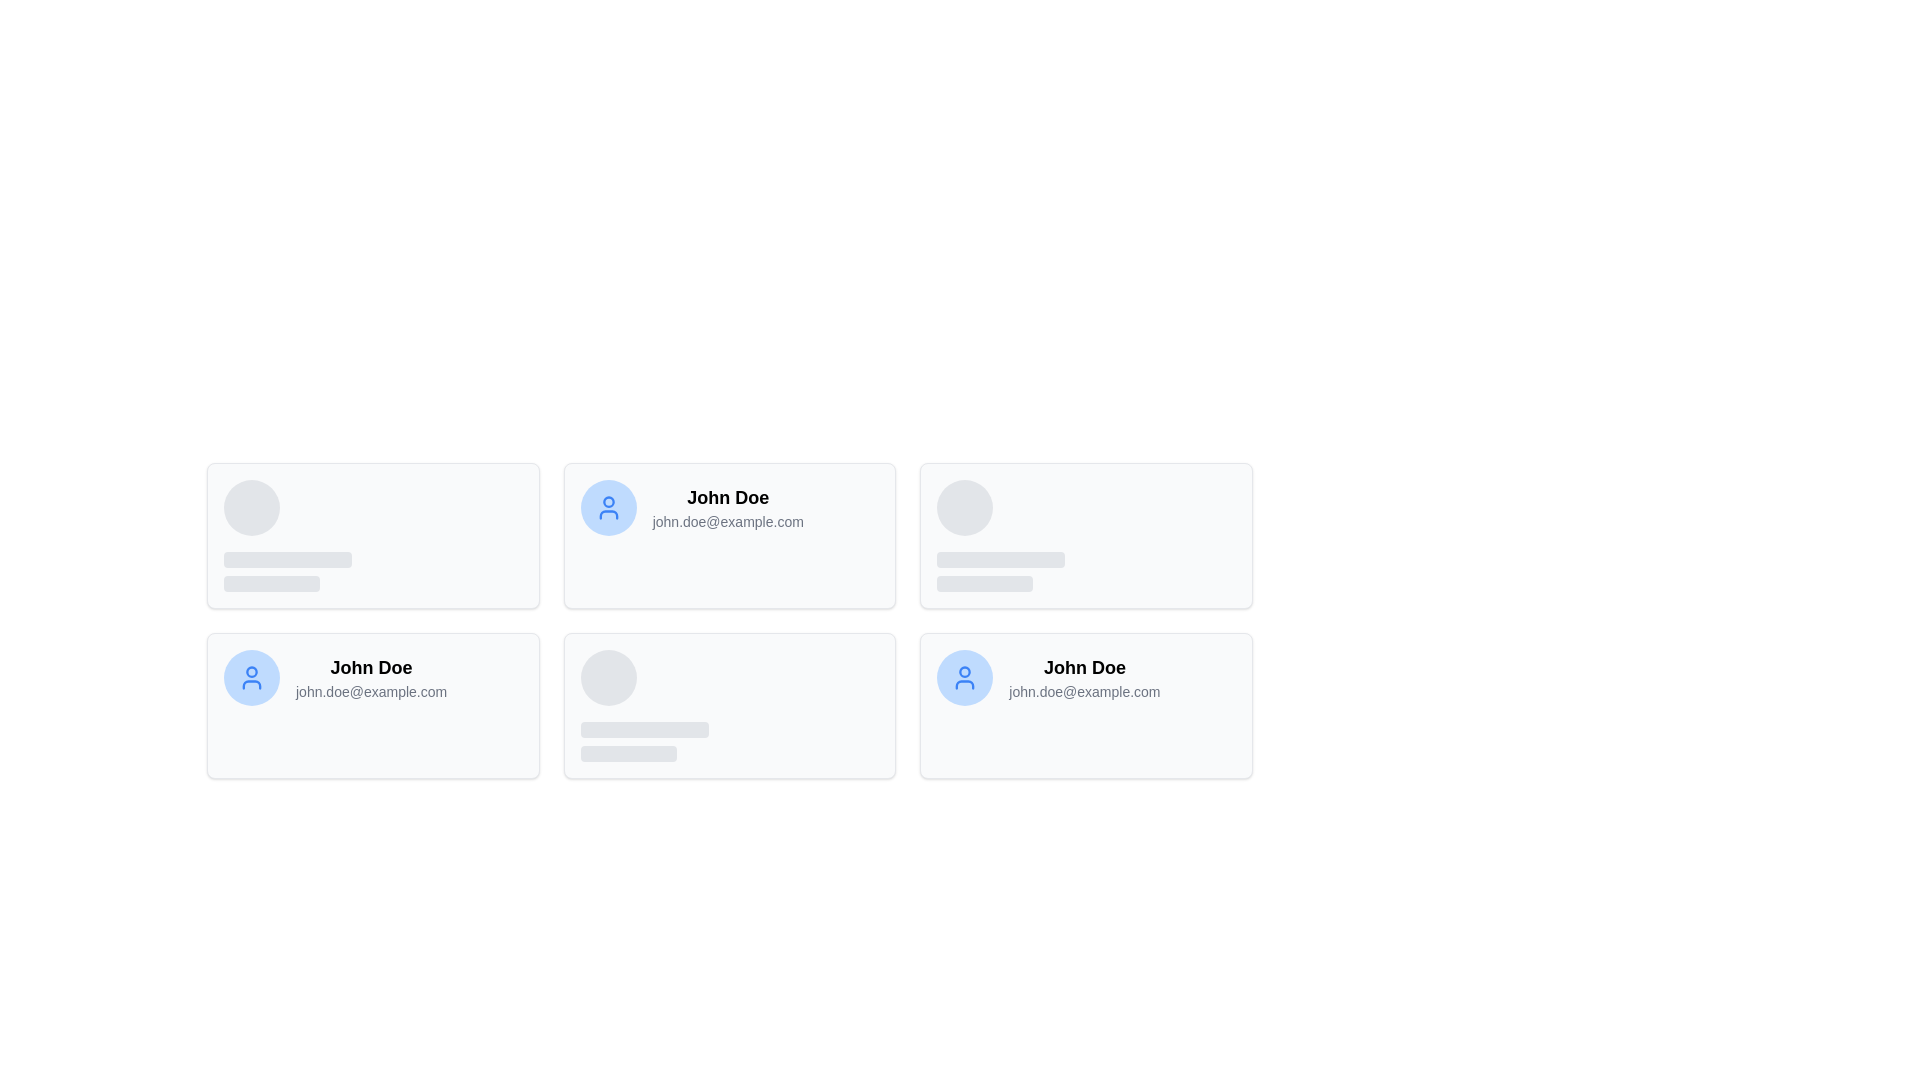  What do you see at coordinates (607, 507) in the screenshot?
I see `the user avatar SVG icon, which is a blue circular head and semi-circular body outline, located within a card in the top row, second from the left` at bounding box center [607, 507].